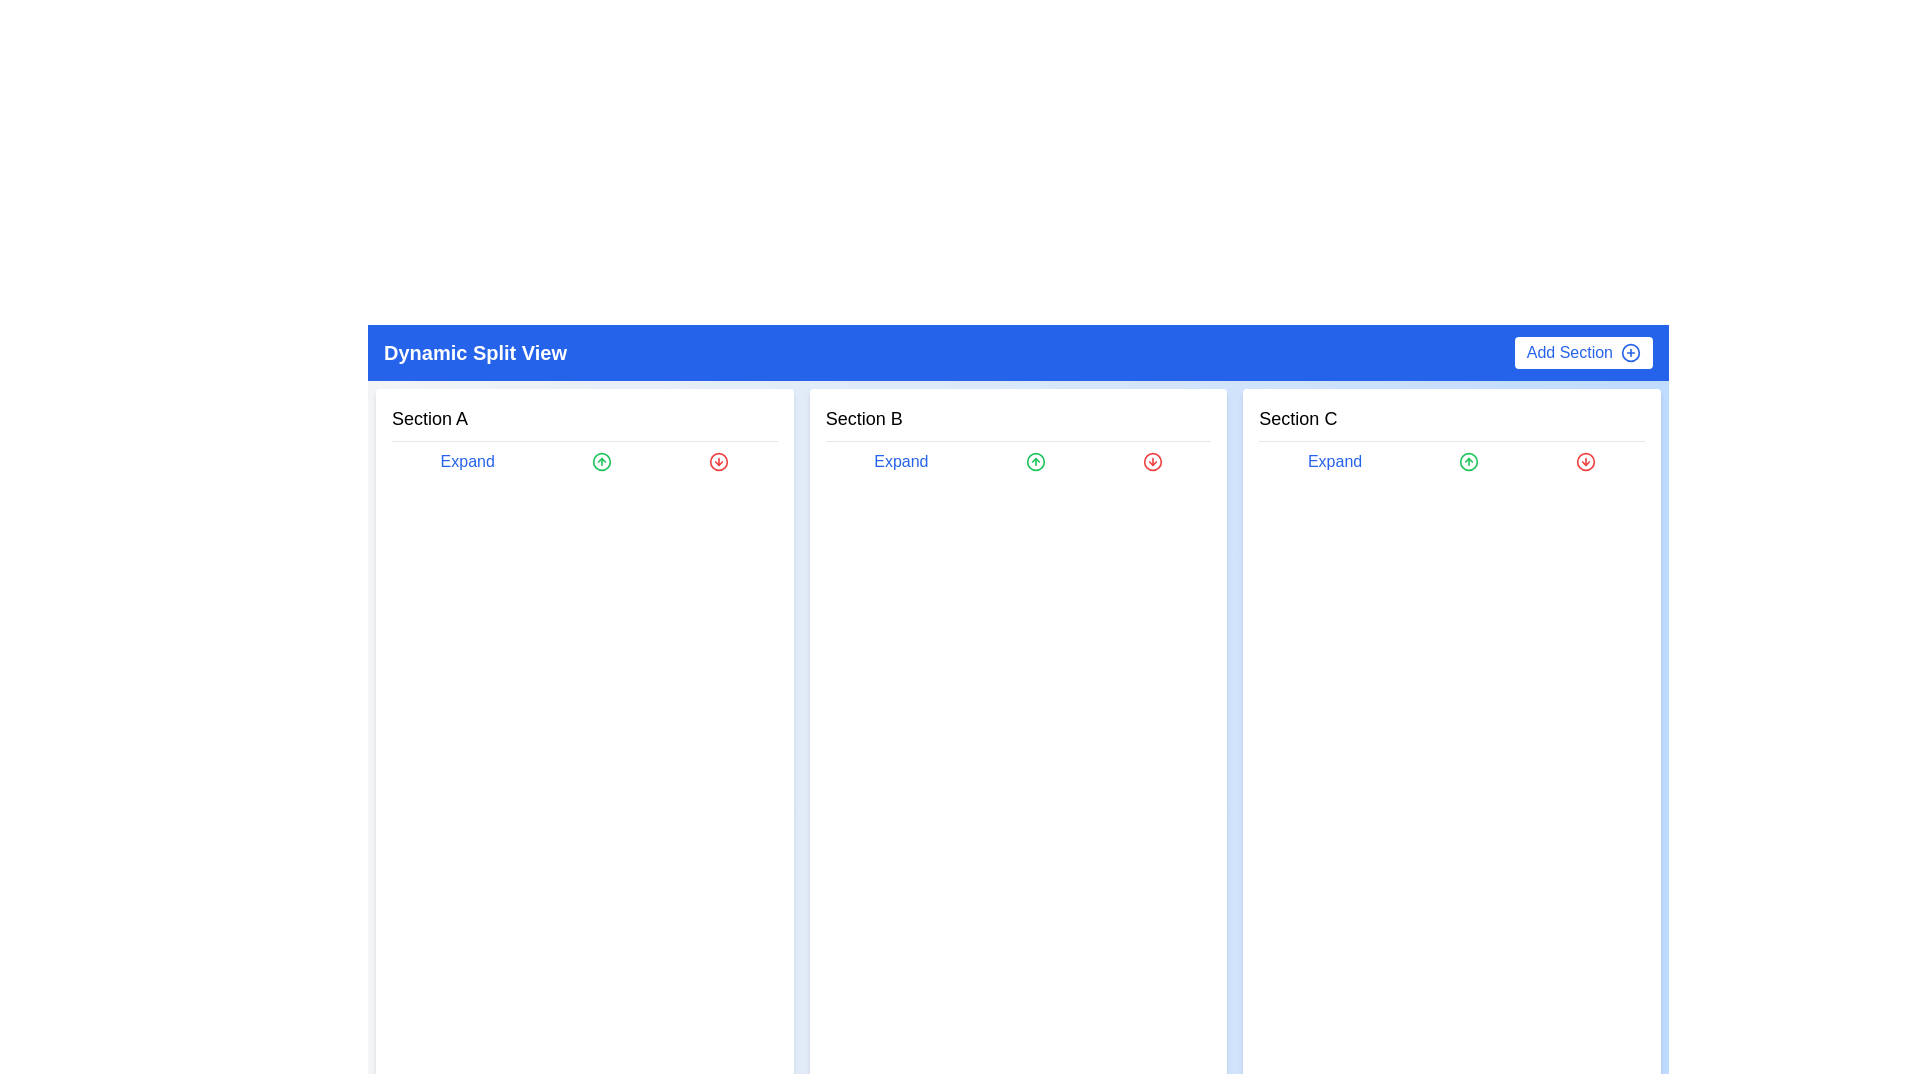 The width and height of the screenshot is (1920, 1080). Describe the element at coordinates (1631, 352) in the screenshot. I see `the circular background of the plus sign within the interactive icon for adding new sections or items, located at the top right corner of the interface` at that location.